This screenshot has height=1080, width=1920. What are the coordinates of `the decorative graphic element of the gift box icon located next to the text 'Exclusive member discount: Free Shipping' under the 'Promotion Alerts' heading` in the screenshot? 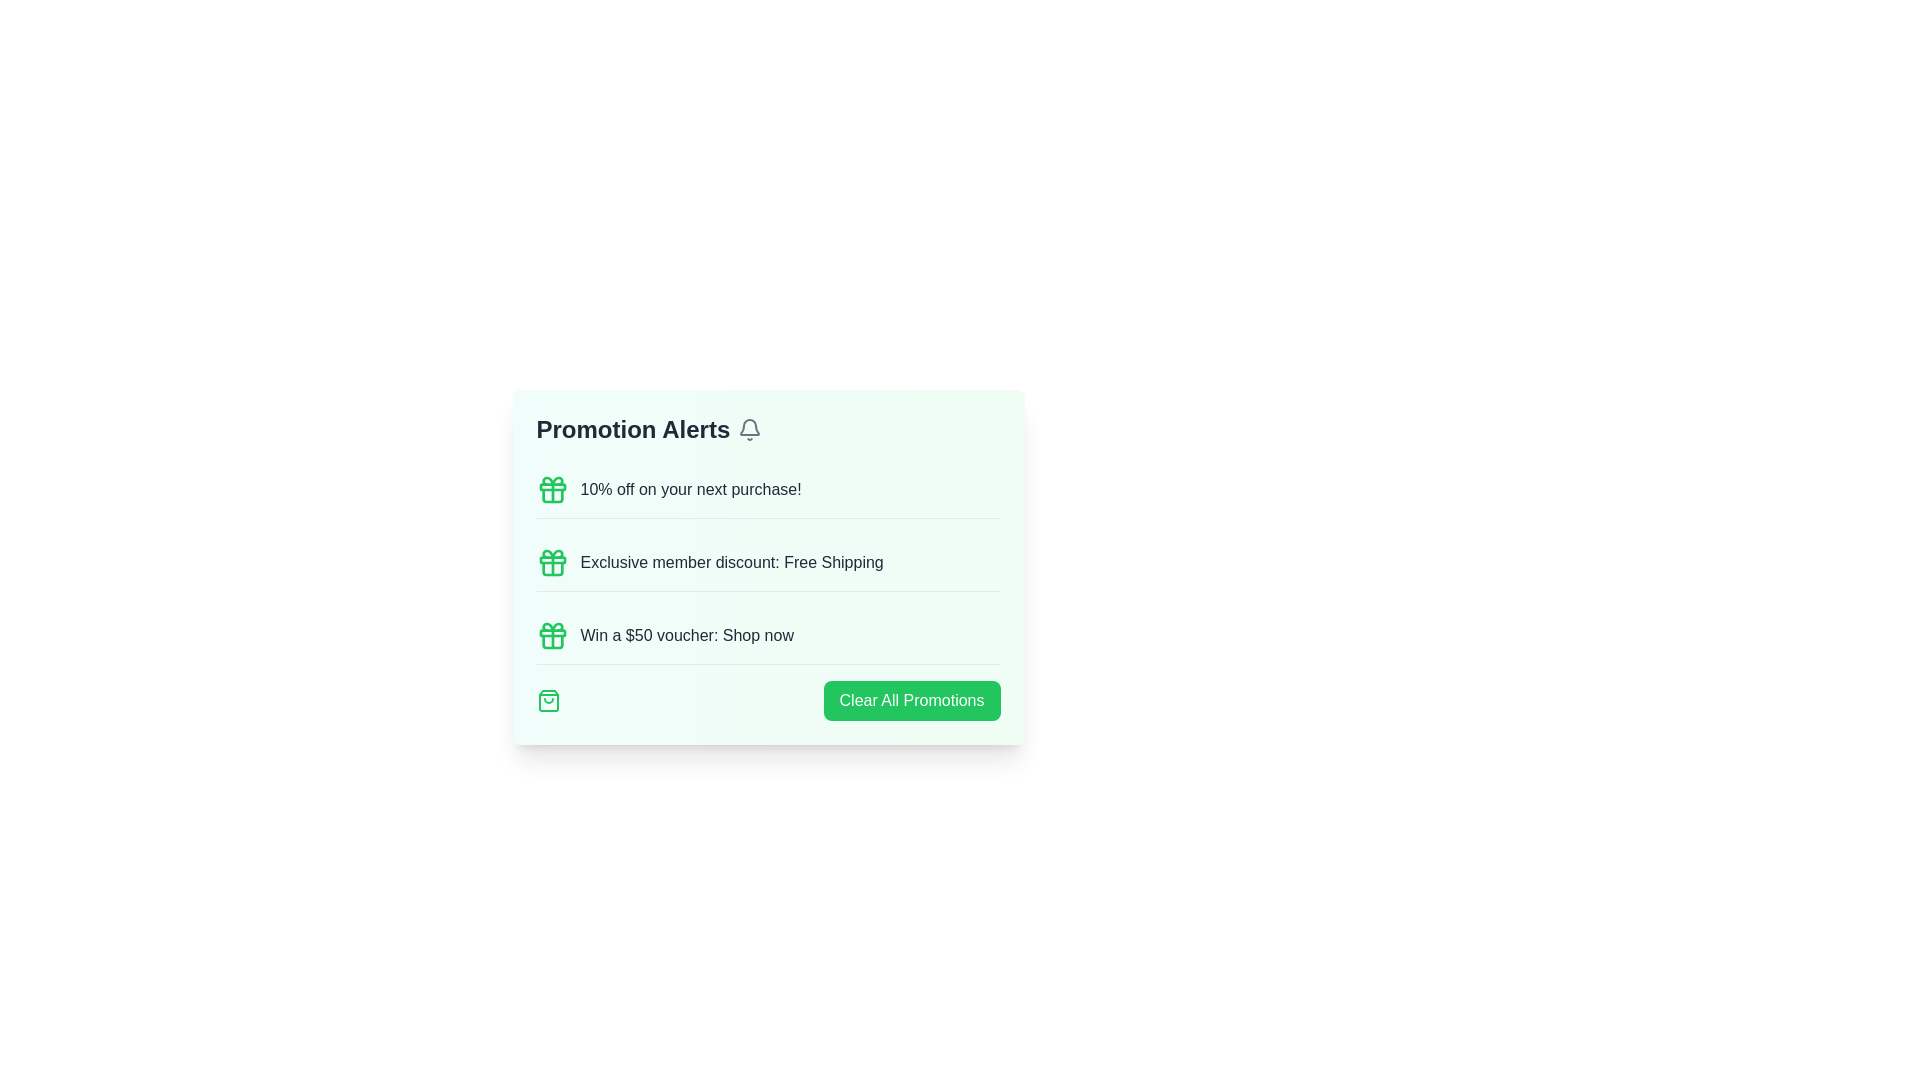 It's located at (552, 569).